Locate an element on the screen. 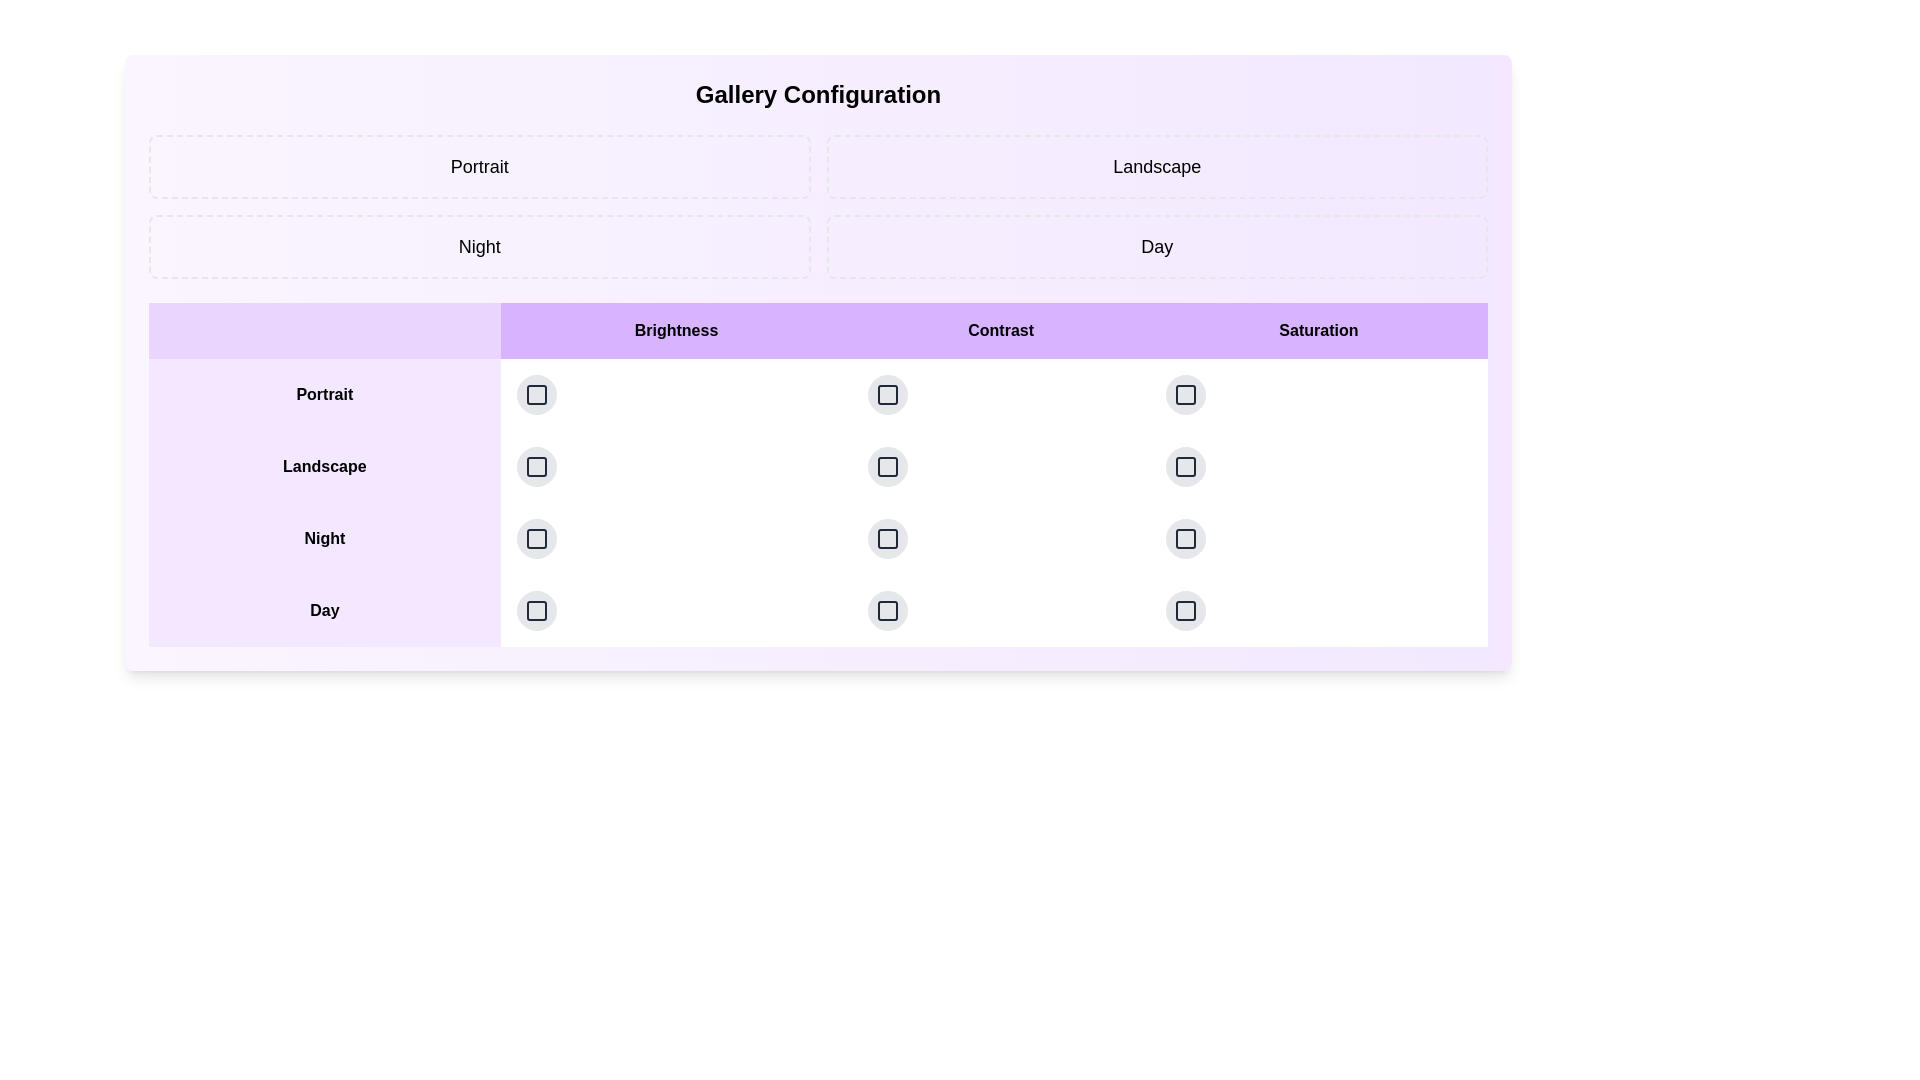 This screenshot has height=1080, width=1920. the saturation adjustment checkbox for the 'Portrait' configuration, located at the intersection of the 'Portrait' row and 'Saturation' column is located at coordinates (1318, 394).